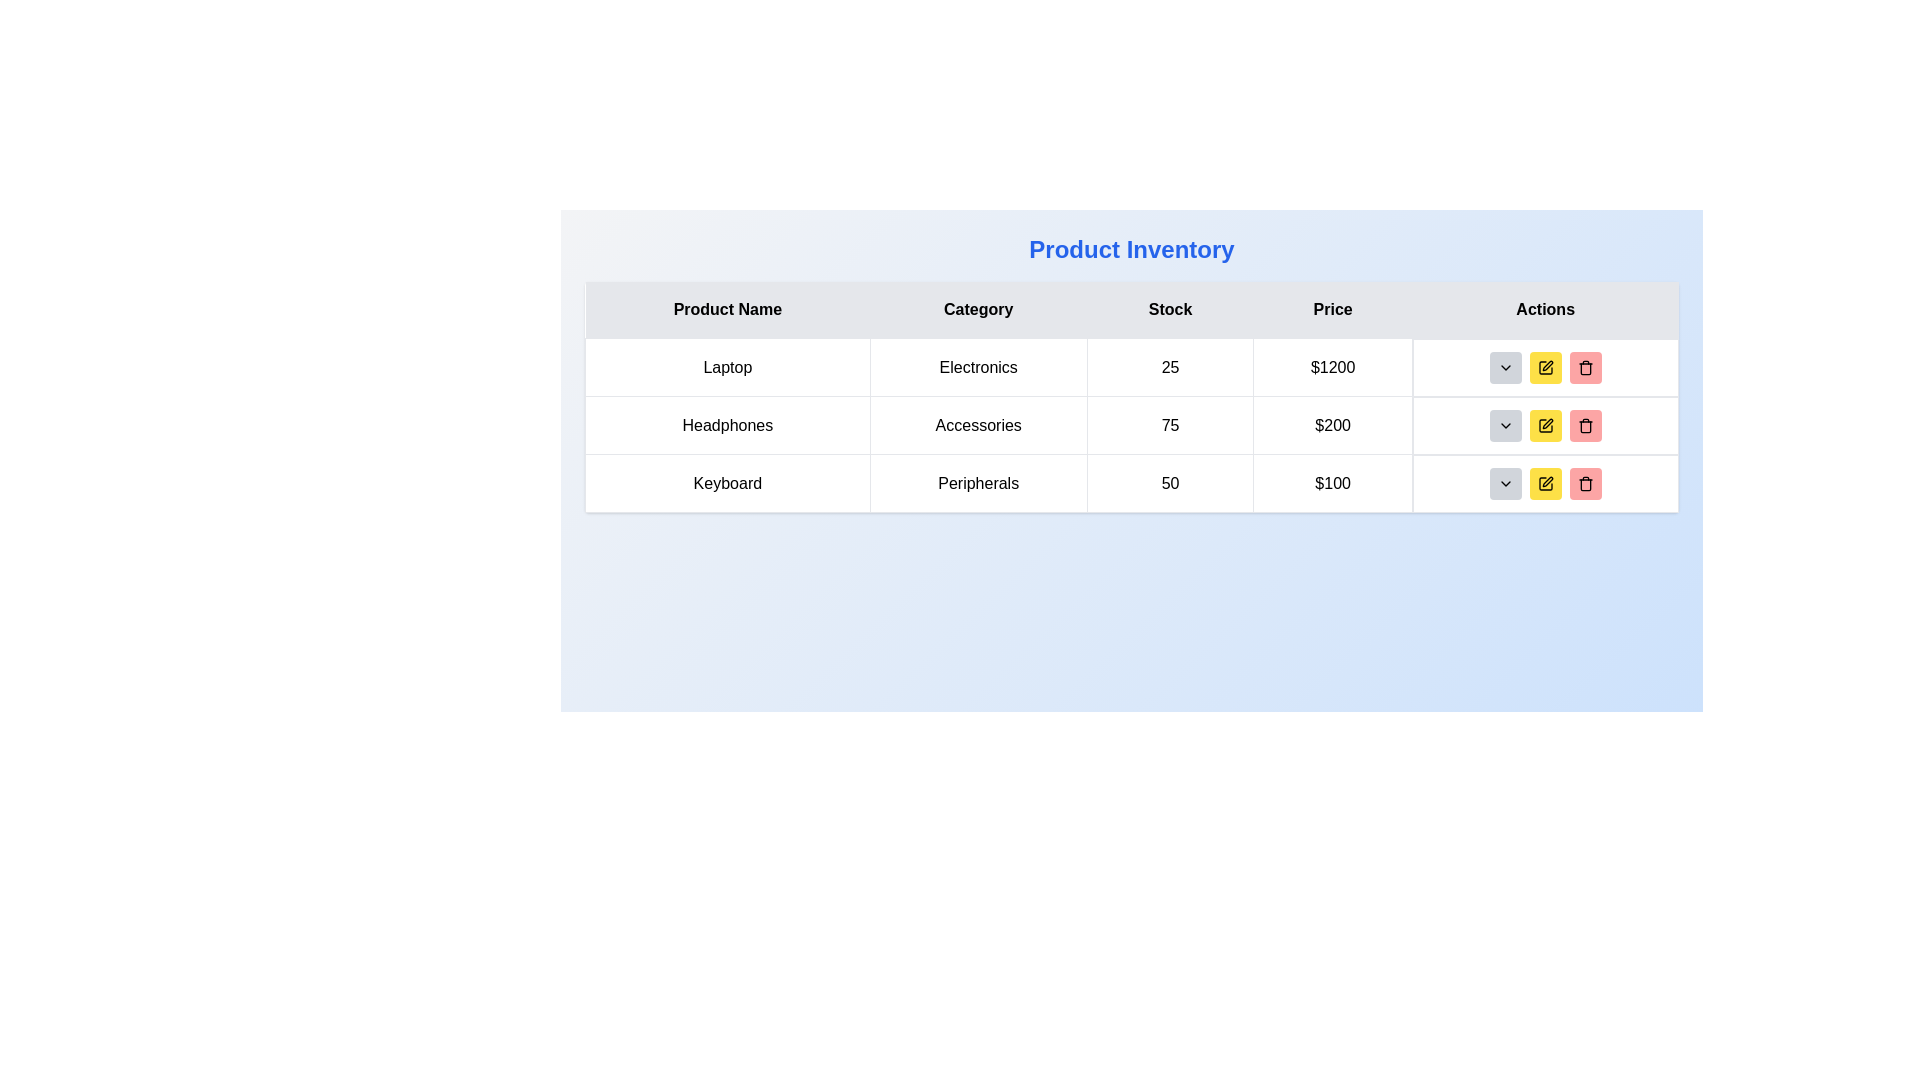 This screenshot has height=1080, width=1920. I want to click on the price label displaying '$200' for the 'Headphones Accessories' in the 'Price' column of the Accessories category, so click(1333, 424).